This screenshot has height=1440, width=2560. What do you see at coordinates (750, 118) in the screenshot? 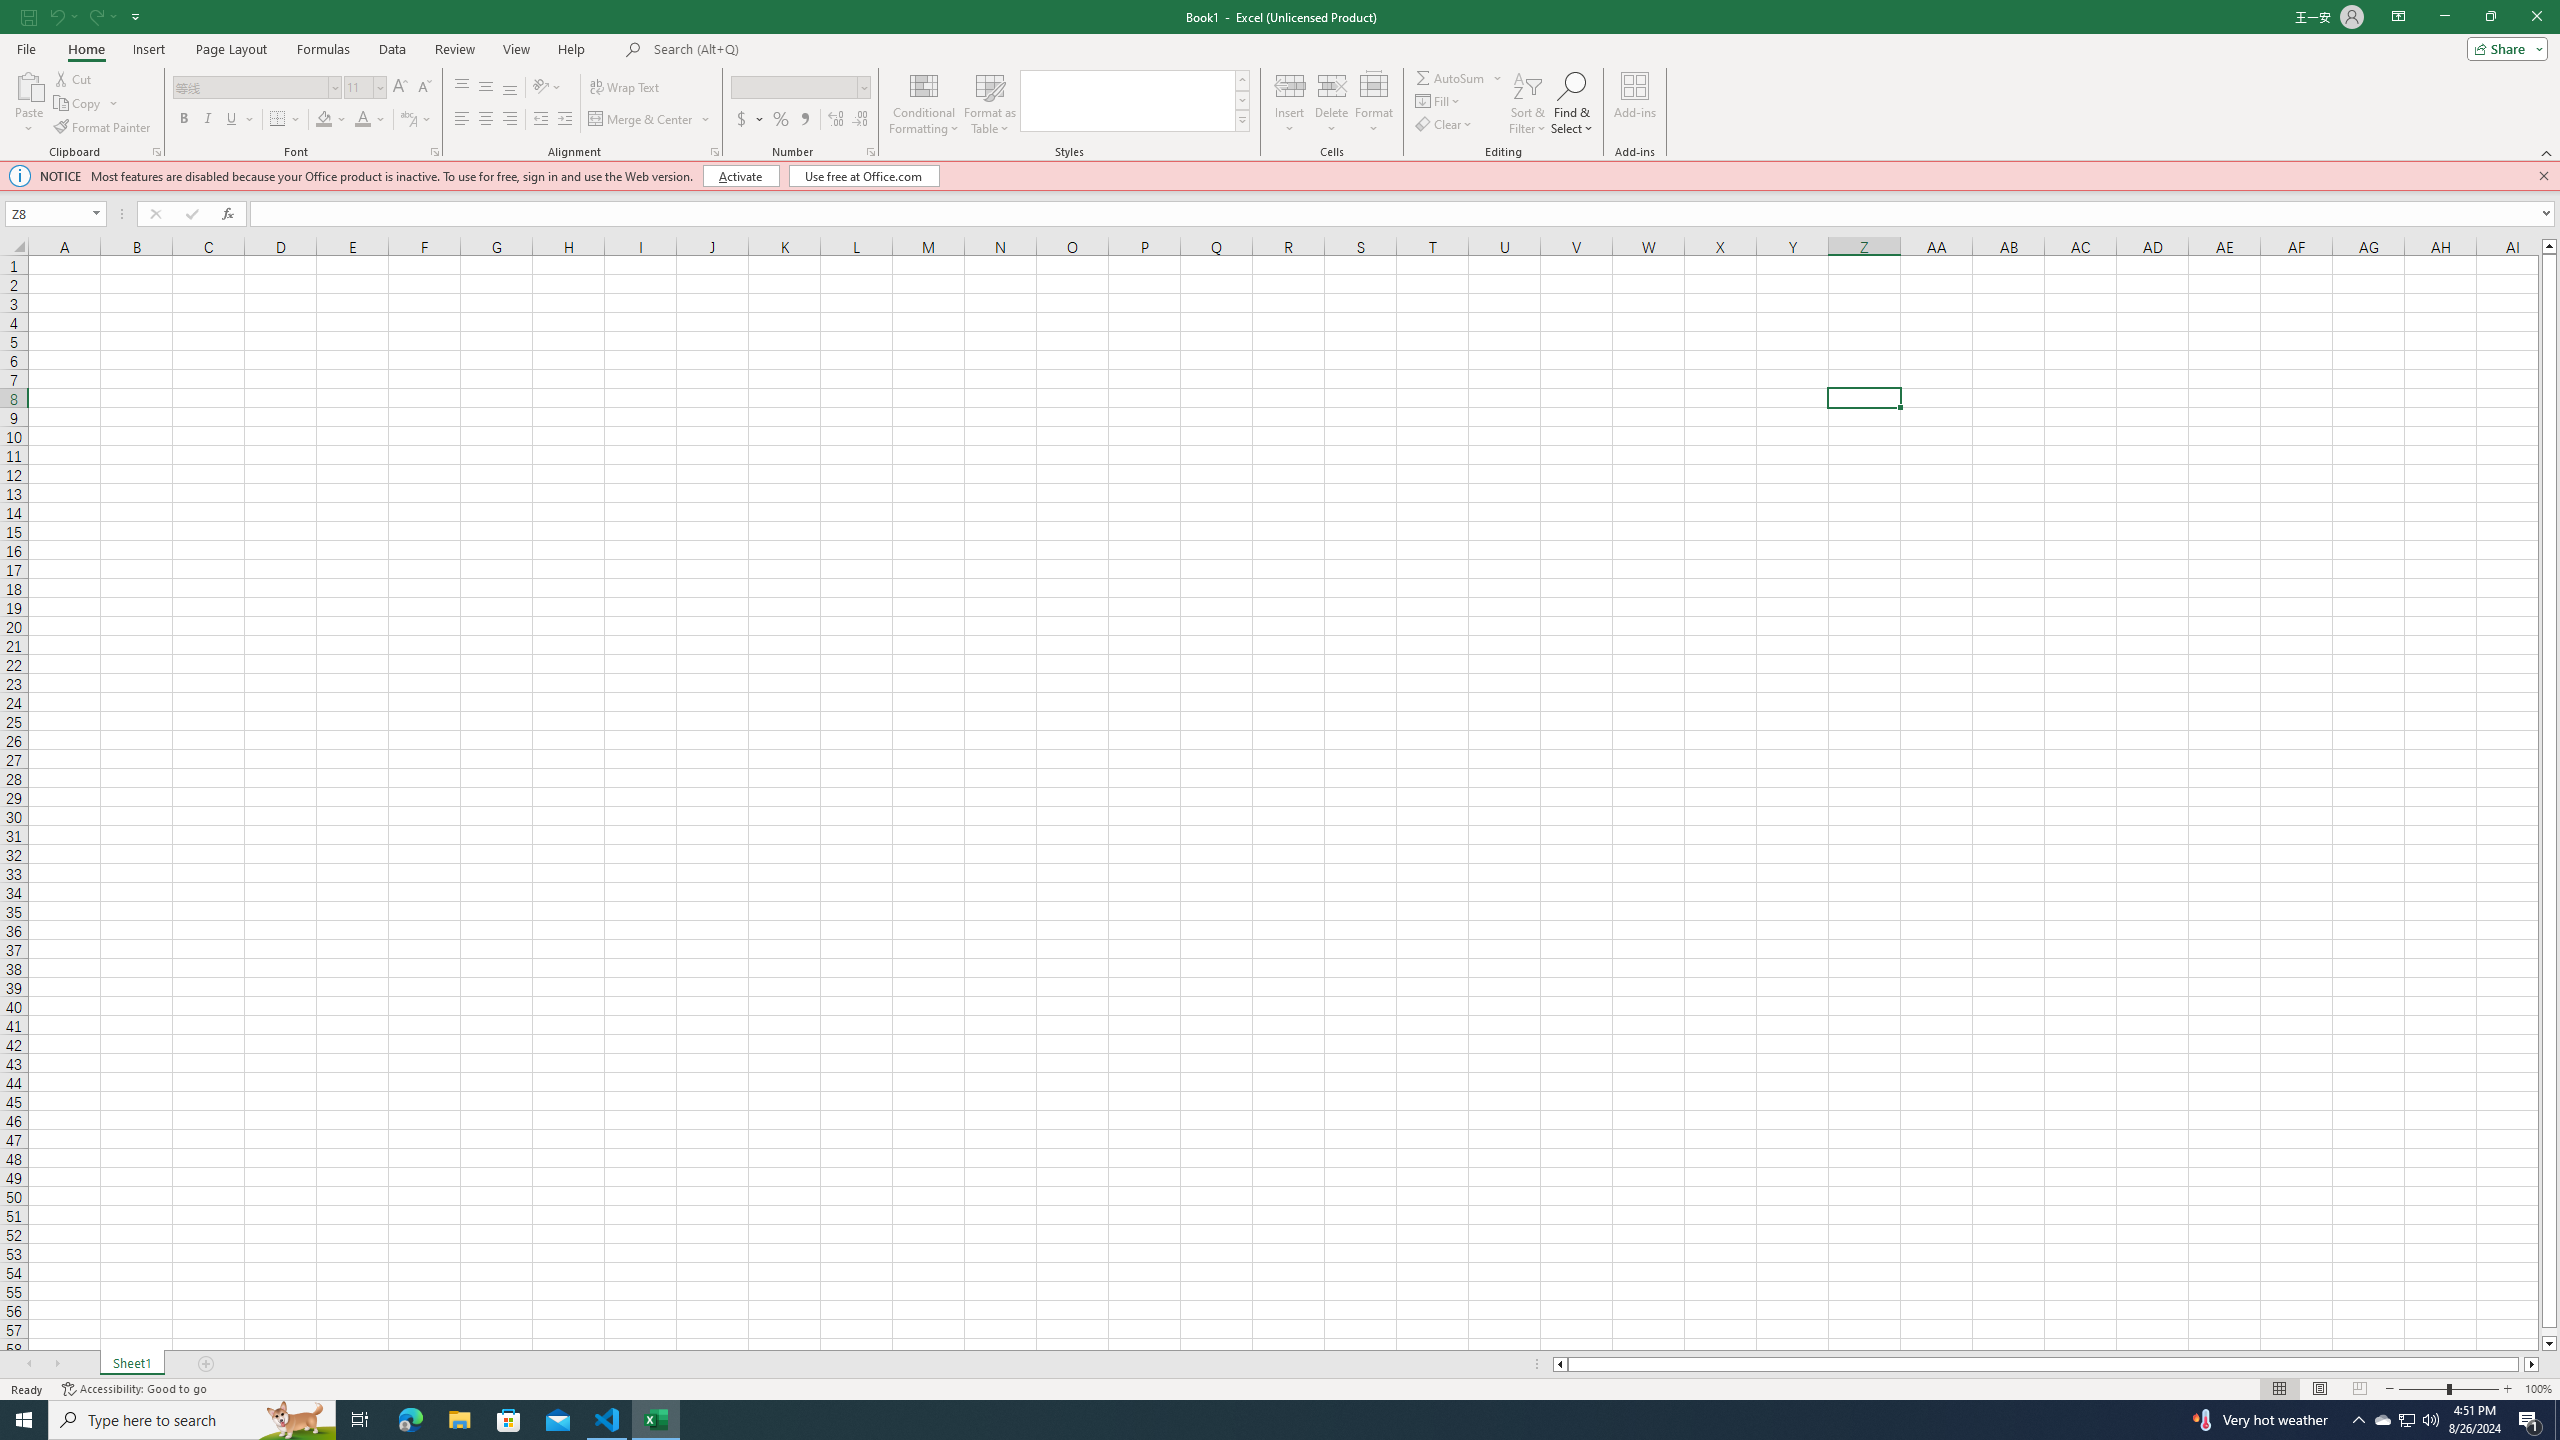
I see `'Accounting Number Format'` at bounding box center [750, 118].